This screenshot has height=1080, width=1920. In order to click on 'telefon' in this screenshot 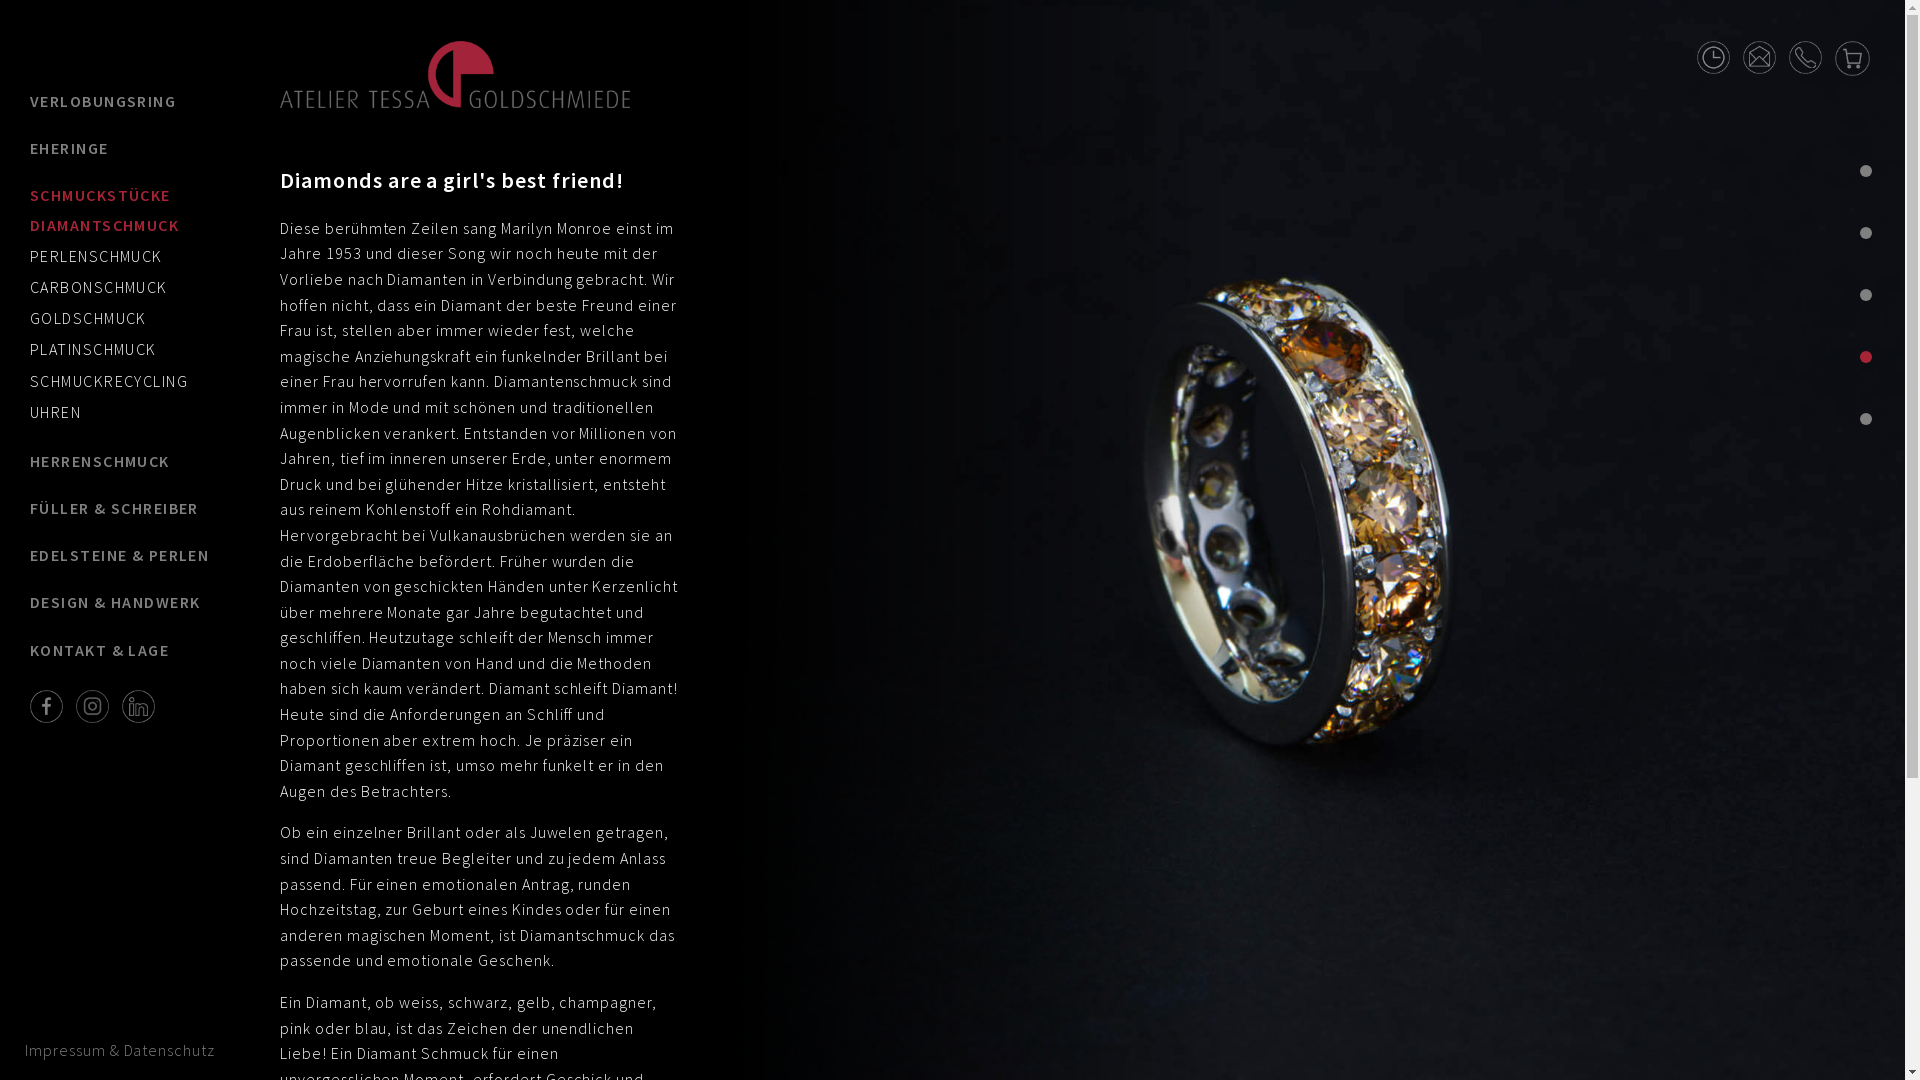, I will do `click(1805, 53)`.